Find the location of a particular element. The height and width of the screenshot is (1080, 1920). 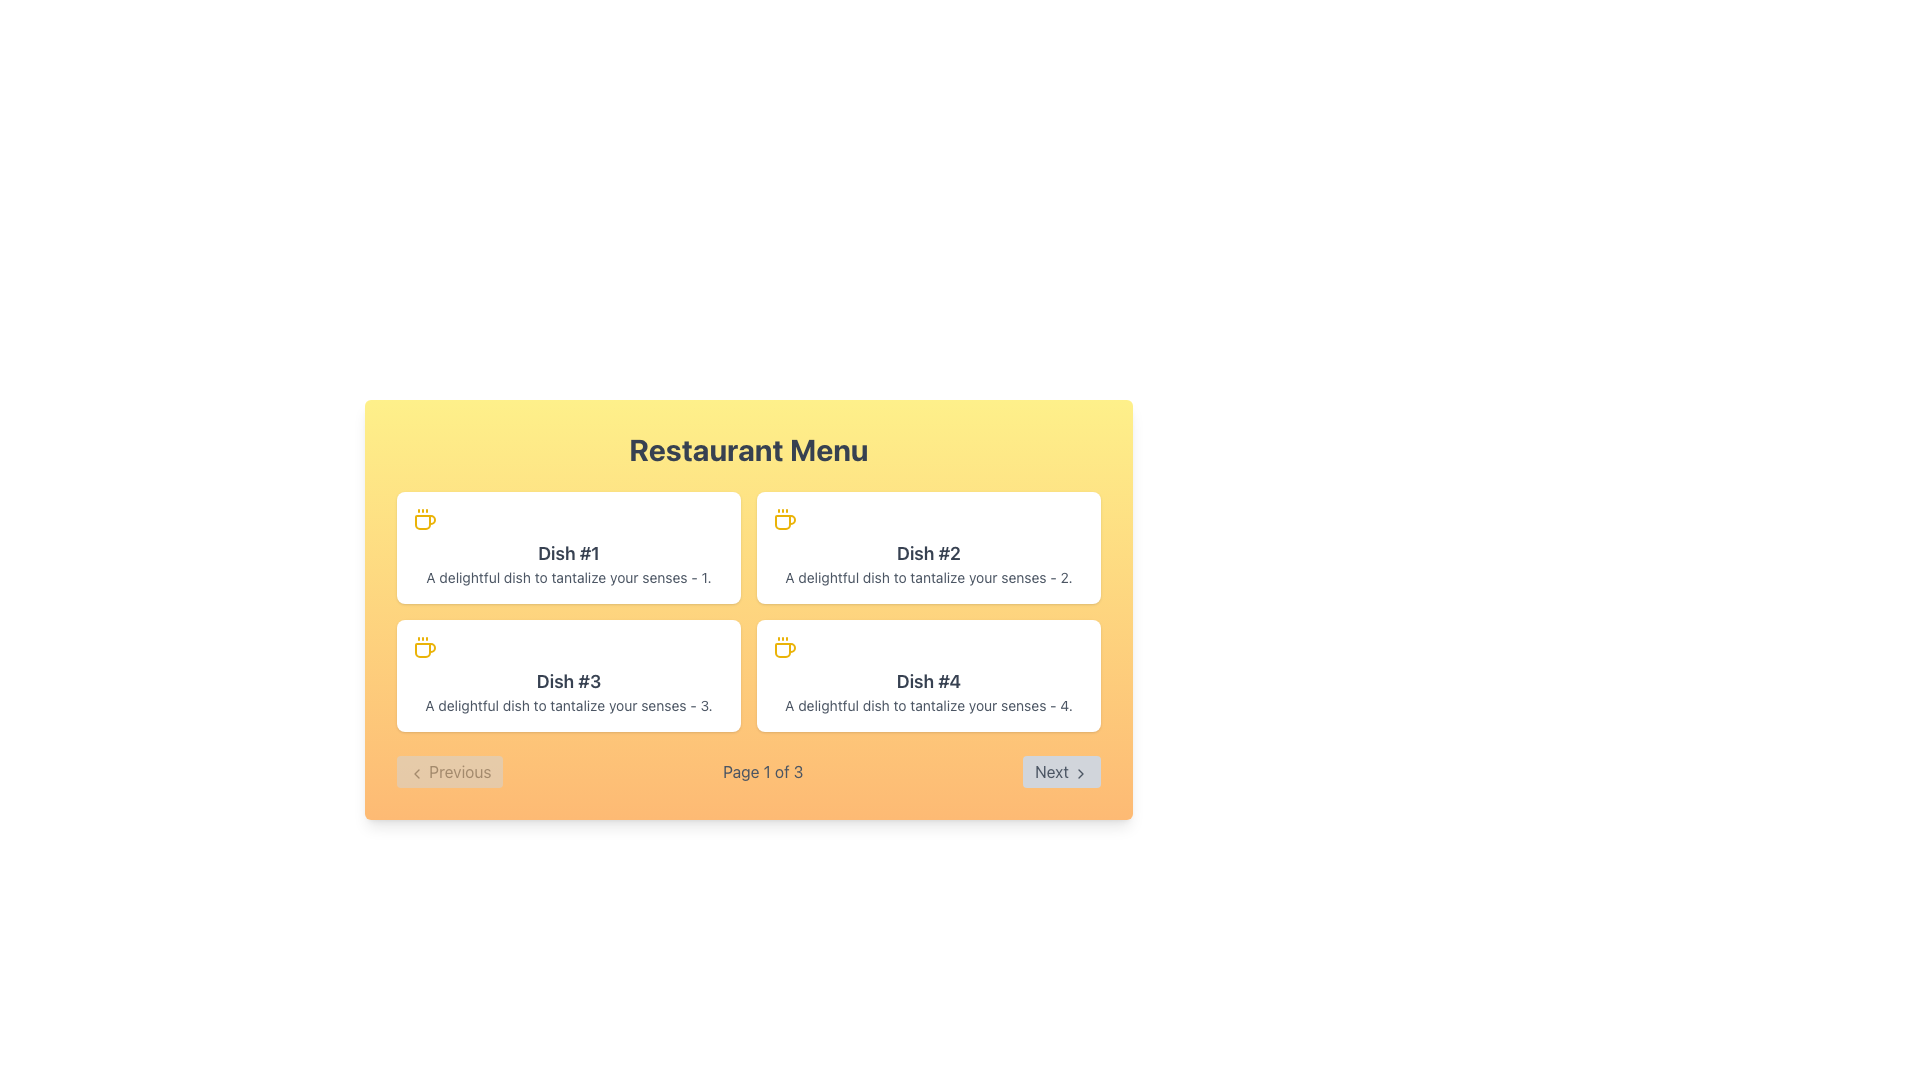

the text label stating 'A delightful dish to tantalize your senses - 3.' located below the heading 'Dish #3' in the second row and first column of the grid layout is located at coordinates (568, 704).